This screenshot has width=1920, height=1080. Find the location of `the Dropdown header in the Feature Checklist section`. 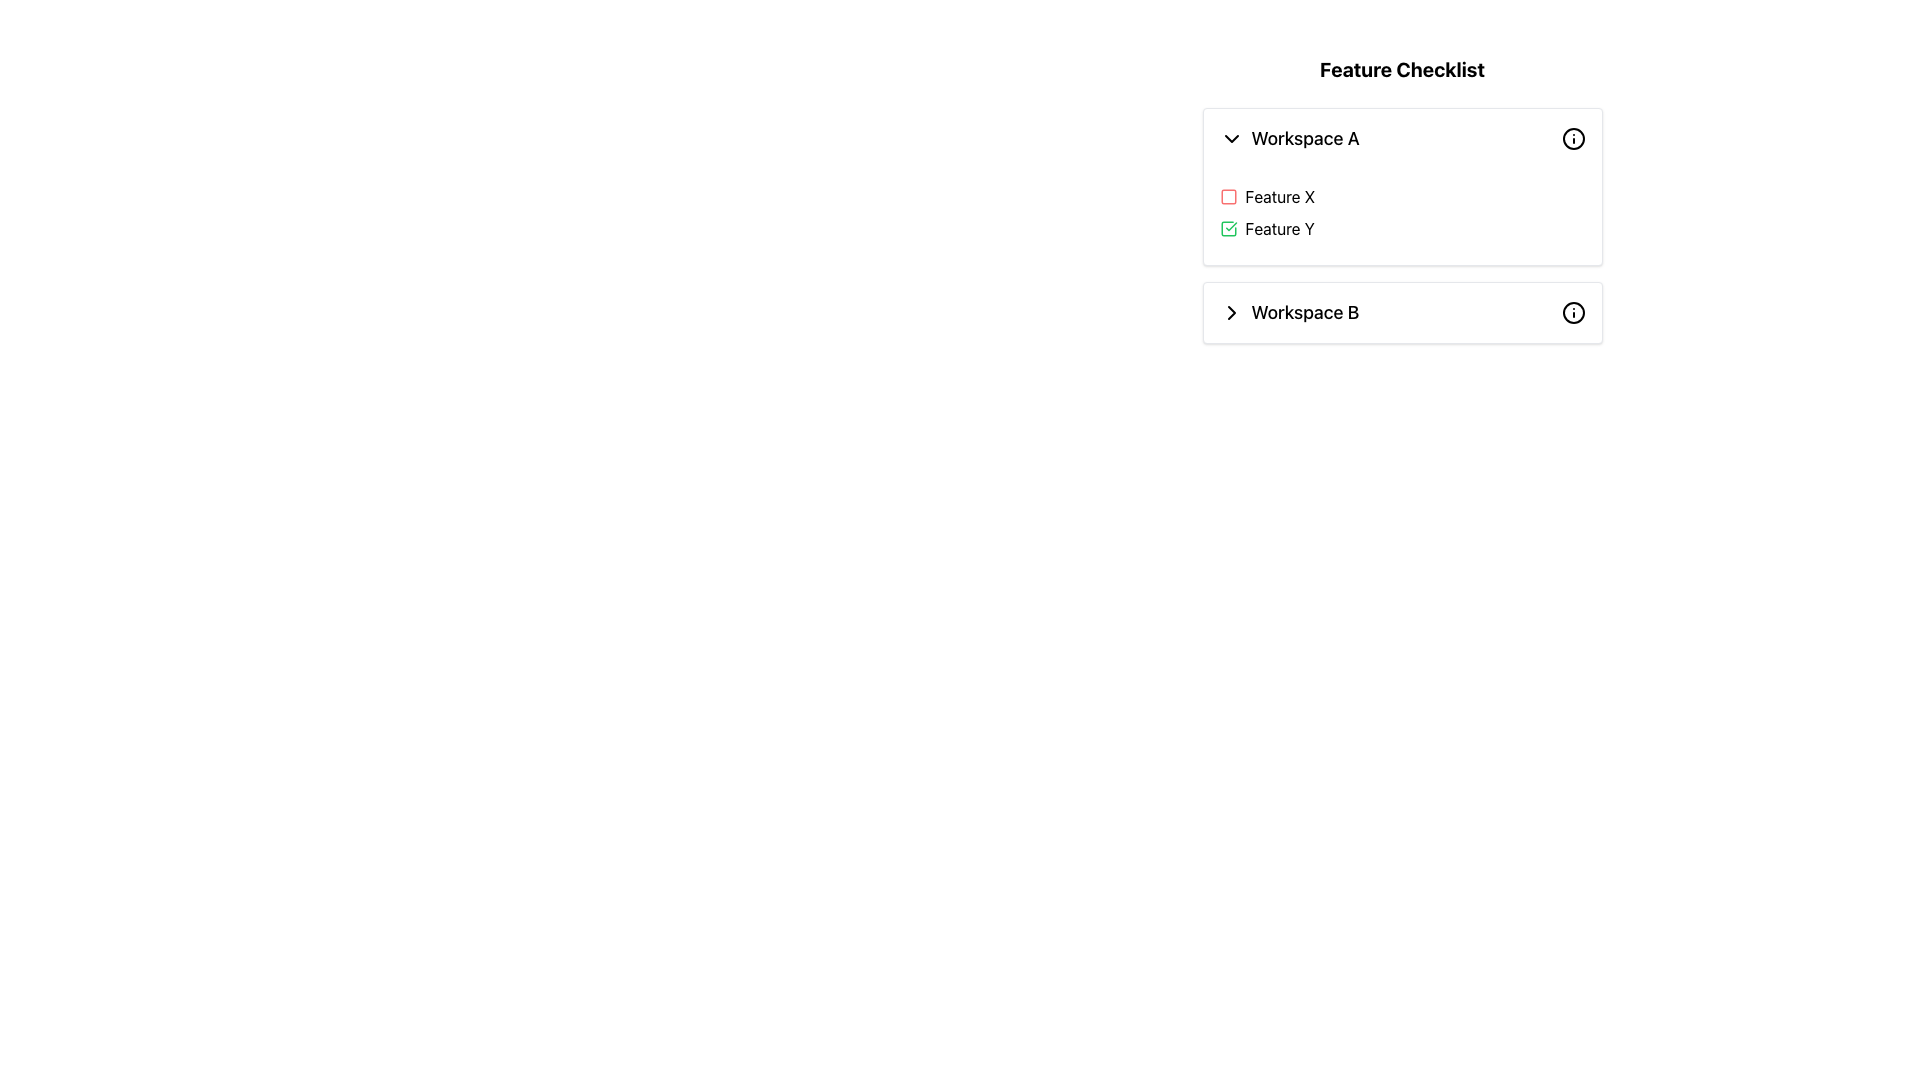

the Dropdown header in the Feature Checklist section is located at coordinates (1289, 137).